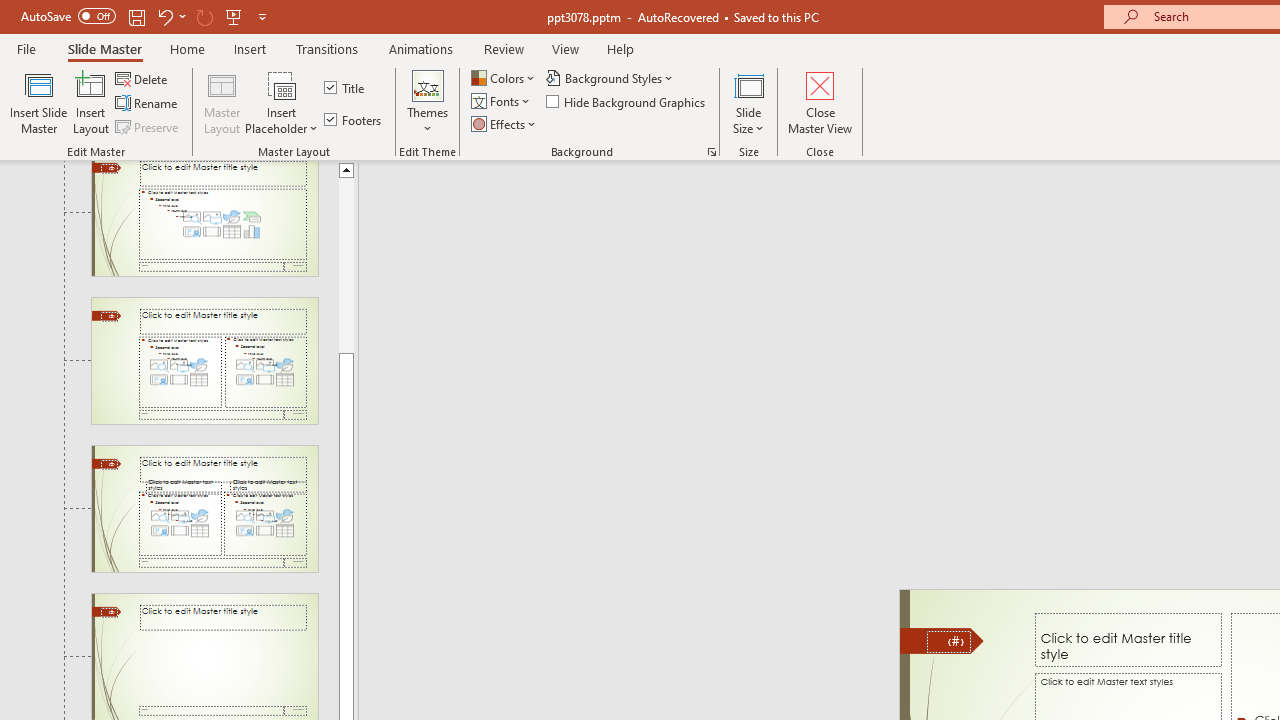 This screenshot has height=720, width=1280. What do you see at coordinates (505, 124) in the screenshot?
I see `'Effects'` at bounding box center [505, 124].